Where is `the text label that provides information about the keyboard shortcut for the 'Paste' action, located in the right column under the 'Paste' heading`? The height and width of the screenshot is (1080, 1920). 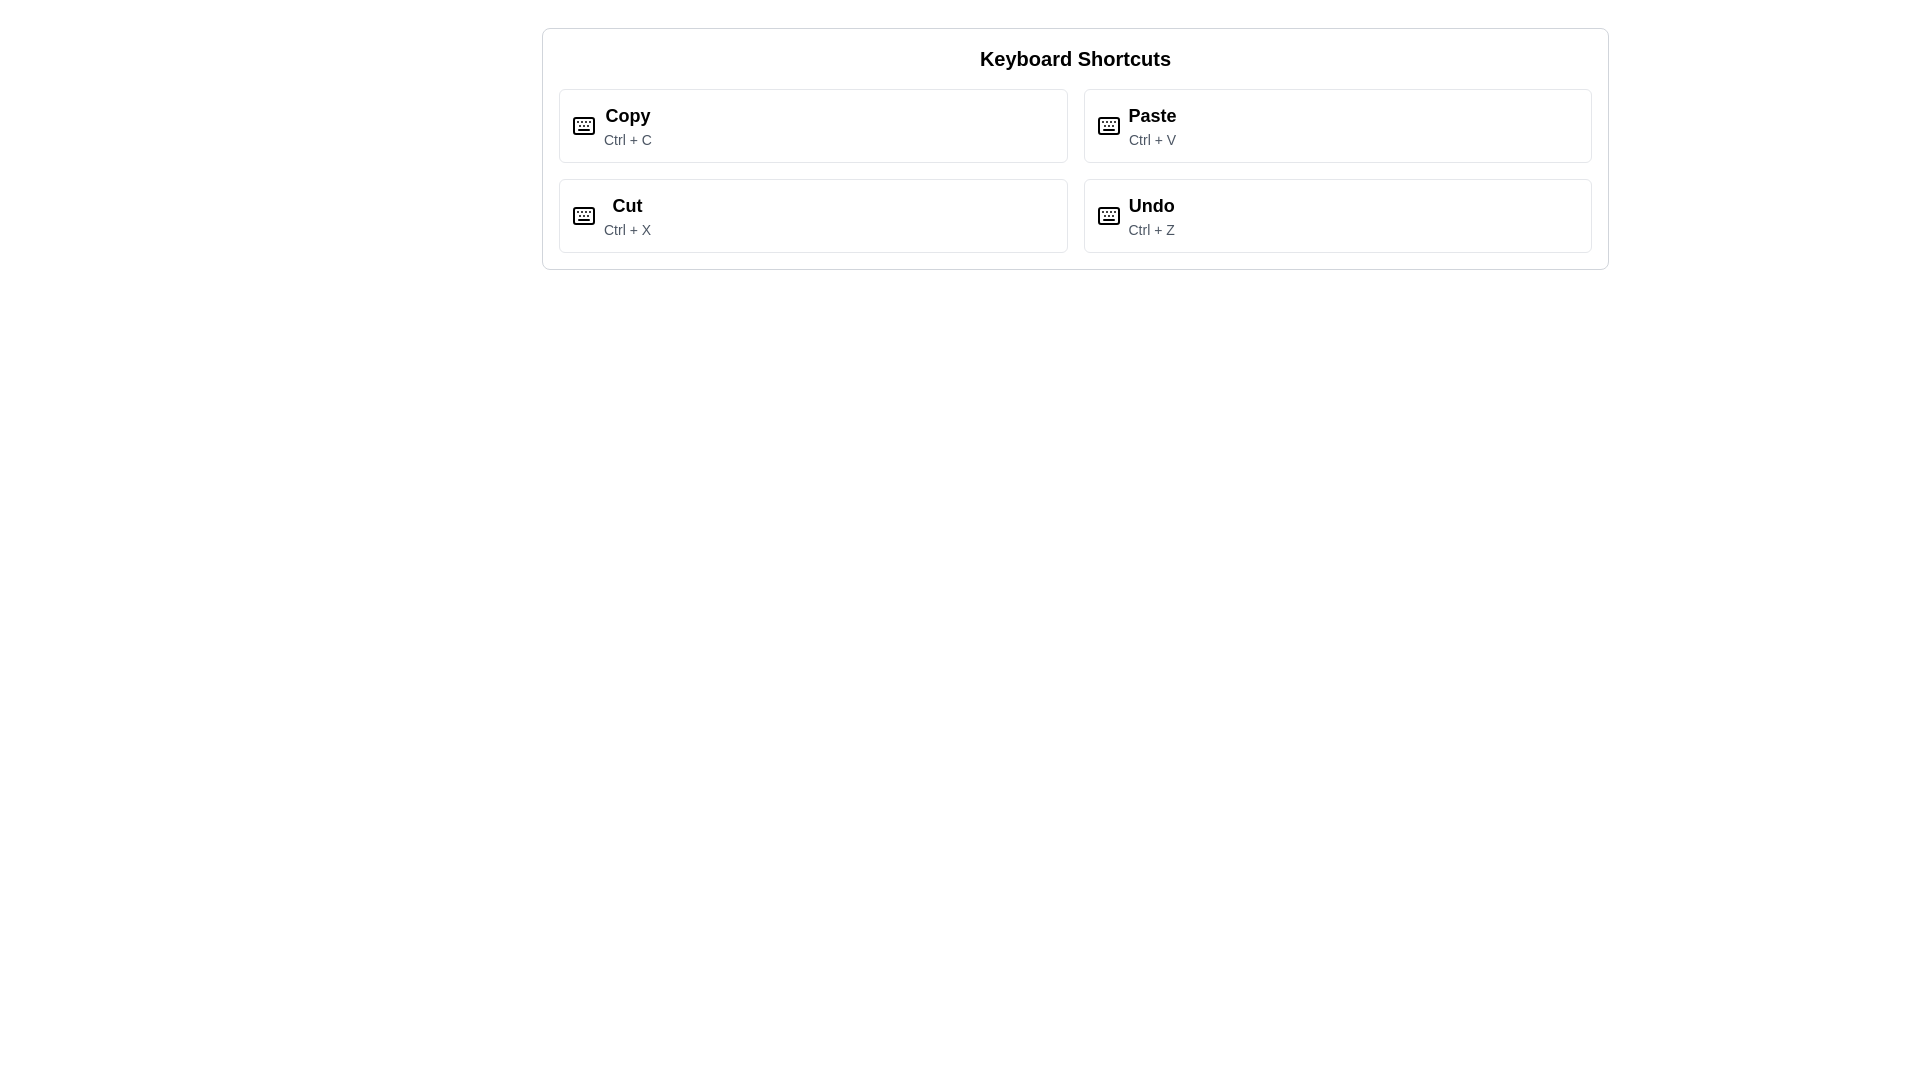
the text label that provides information about the keyboard shortcut for the 'Paste' action, located in the right column under the 'Paste' heading is located at coordinates (1152, 138).